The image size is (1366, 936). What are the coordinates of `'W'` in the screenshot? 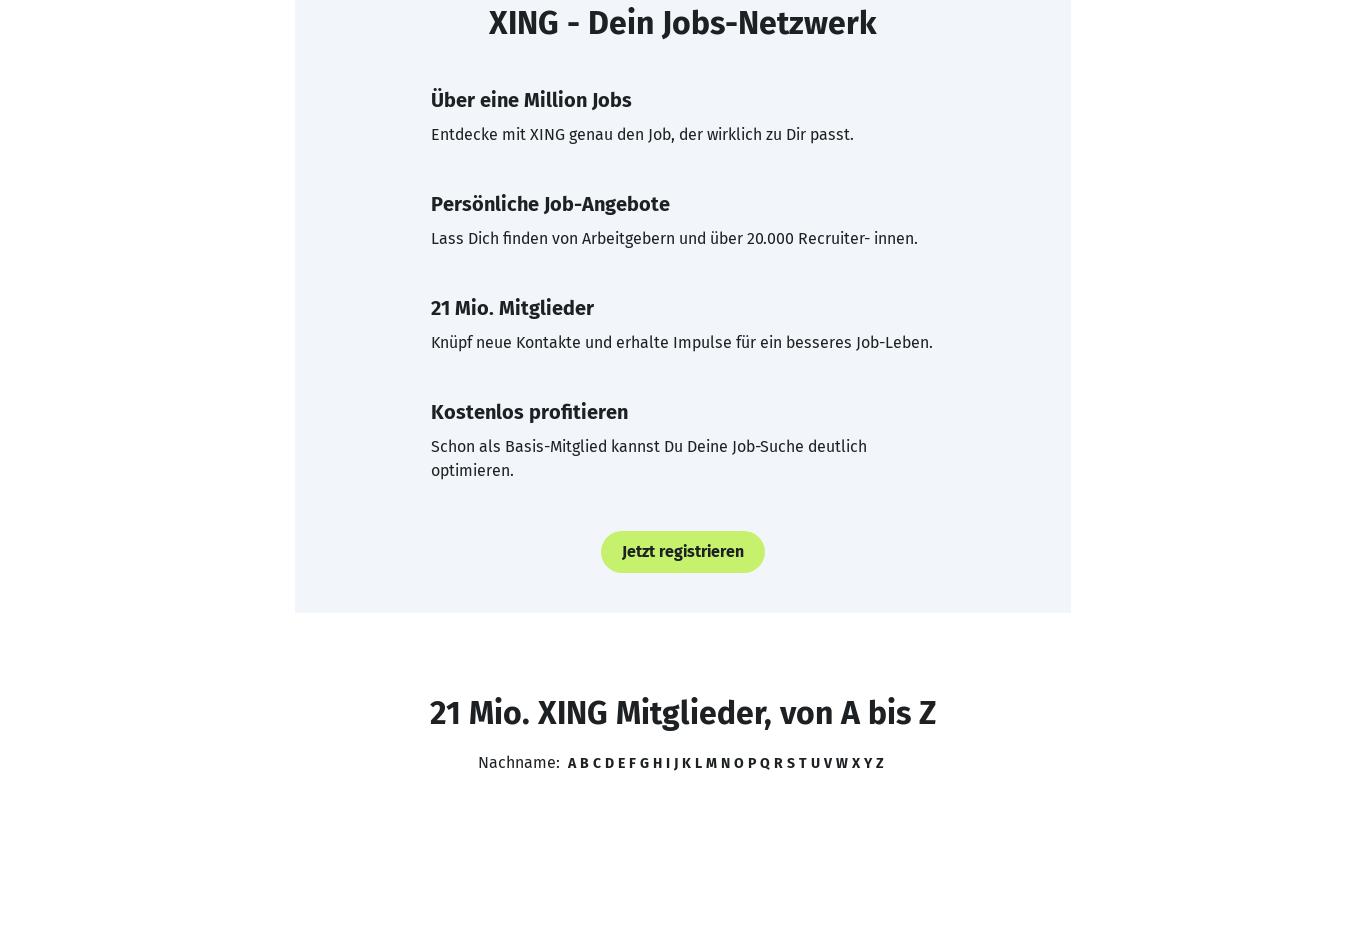 It's located at (840, 762).